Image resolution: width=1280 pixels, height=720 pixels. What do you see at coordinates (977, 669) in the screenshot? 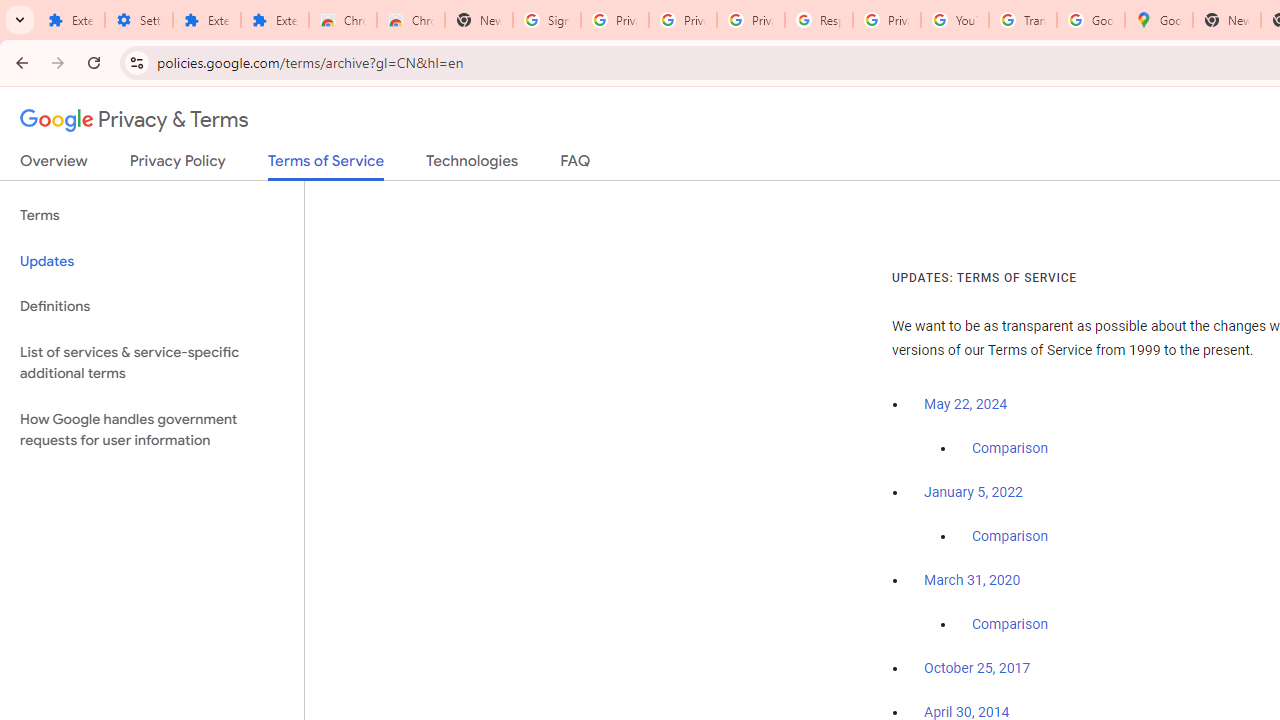
I see `'October 25, 2017'` at bounding box center [977, 669].